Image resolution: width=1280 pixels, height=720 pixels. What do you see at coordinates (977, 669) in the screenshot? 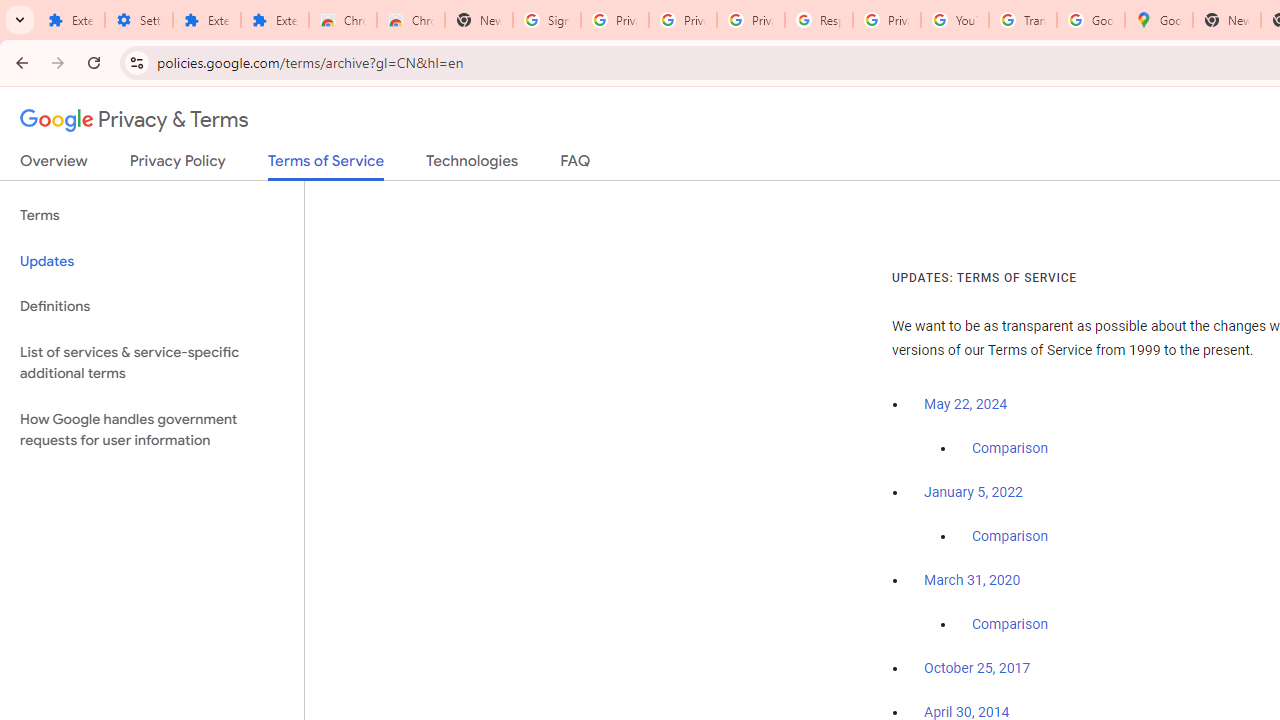
I see `'October 25, 2017'` at bounding box center [977, 669].